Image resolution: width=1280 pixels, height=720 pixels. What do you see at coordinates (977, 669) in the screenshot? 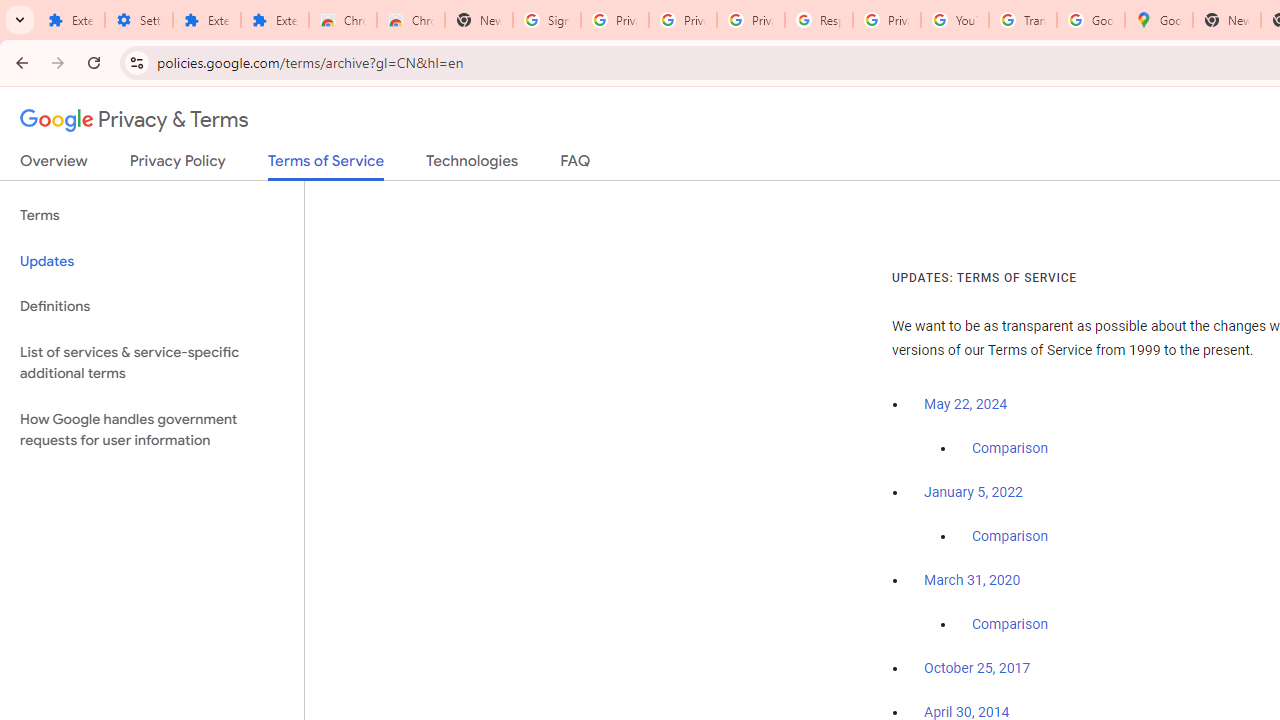
I see `'October 25, 2017'` at bounding box center [977, 669].